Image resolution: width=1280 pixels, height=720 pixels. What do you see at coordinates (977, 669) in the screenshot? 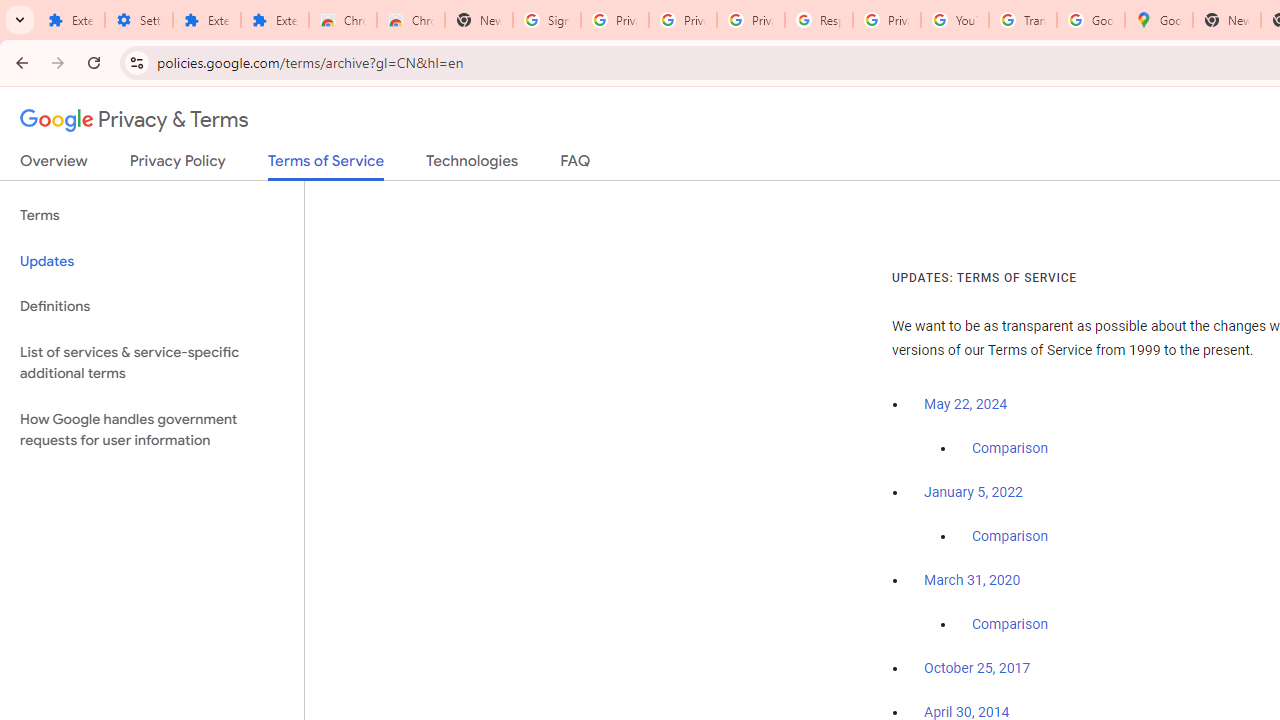
I see `'October 25, 2017'` at bounding box center [977, 669].